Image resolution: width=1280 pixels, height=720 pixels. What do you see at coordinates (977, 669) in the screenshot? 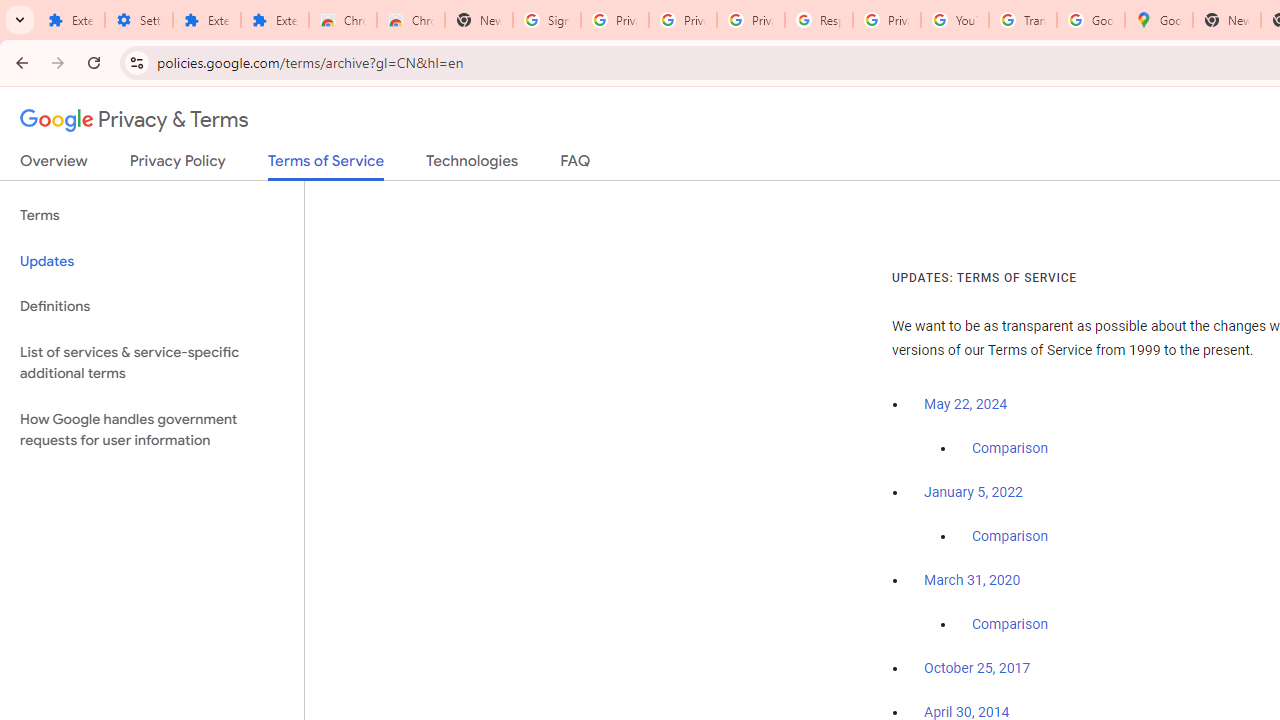
I see `'October 25, 2017'` at bounding box center [977, 669].